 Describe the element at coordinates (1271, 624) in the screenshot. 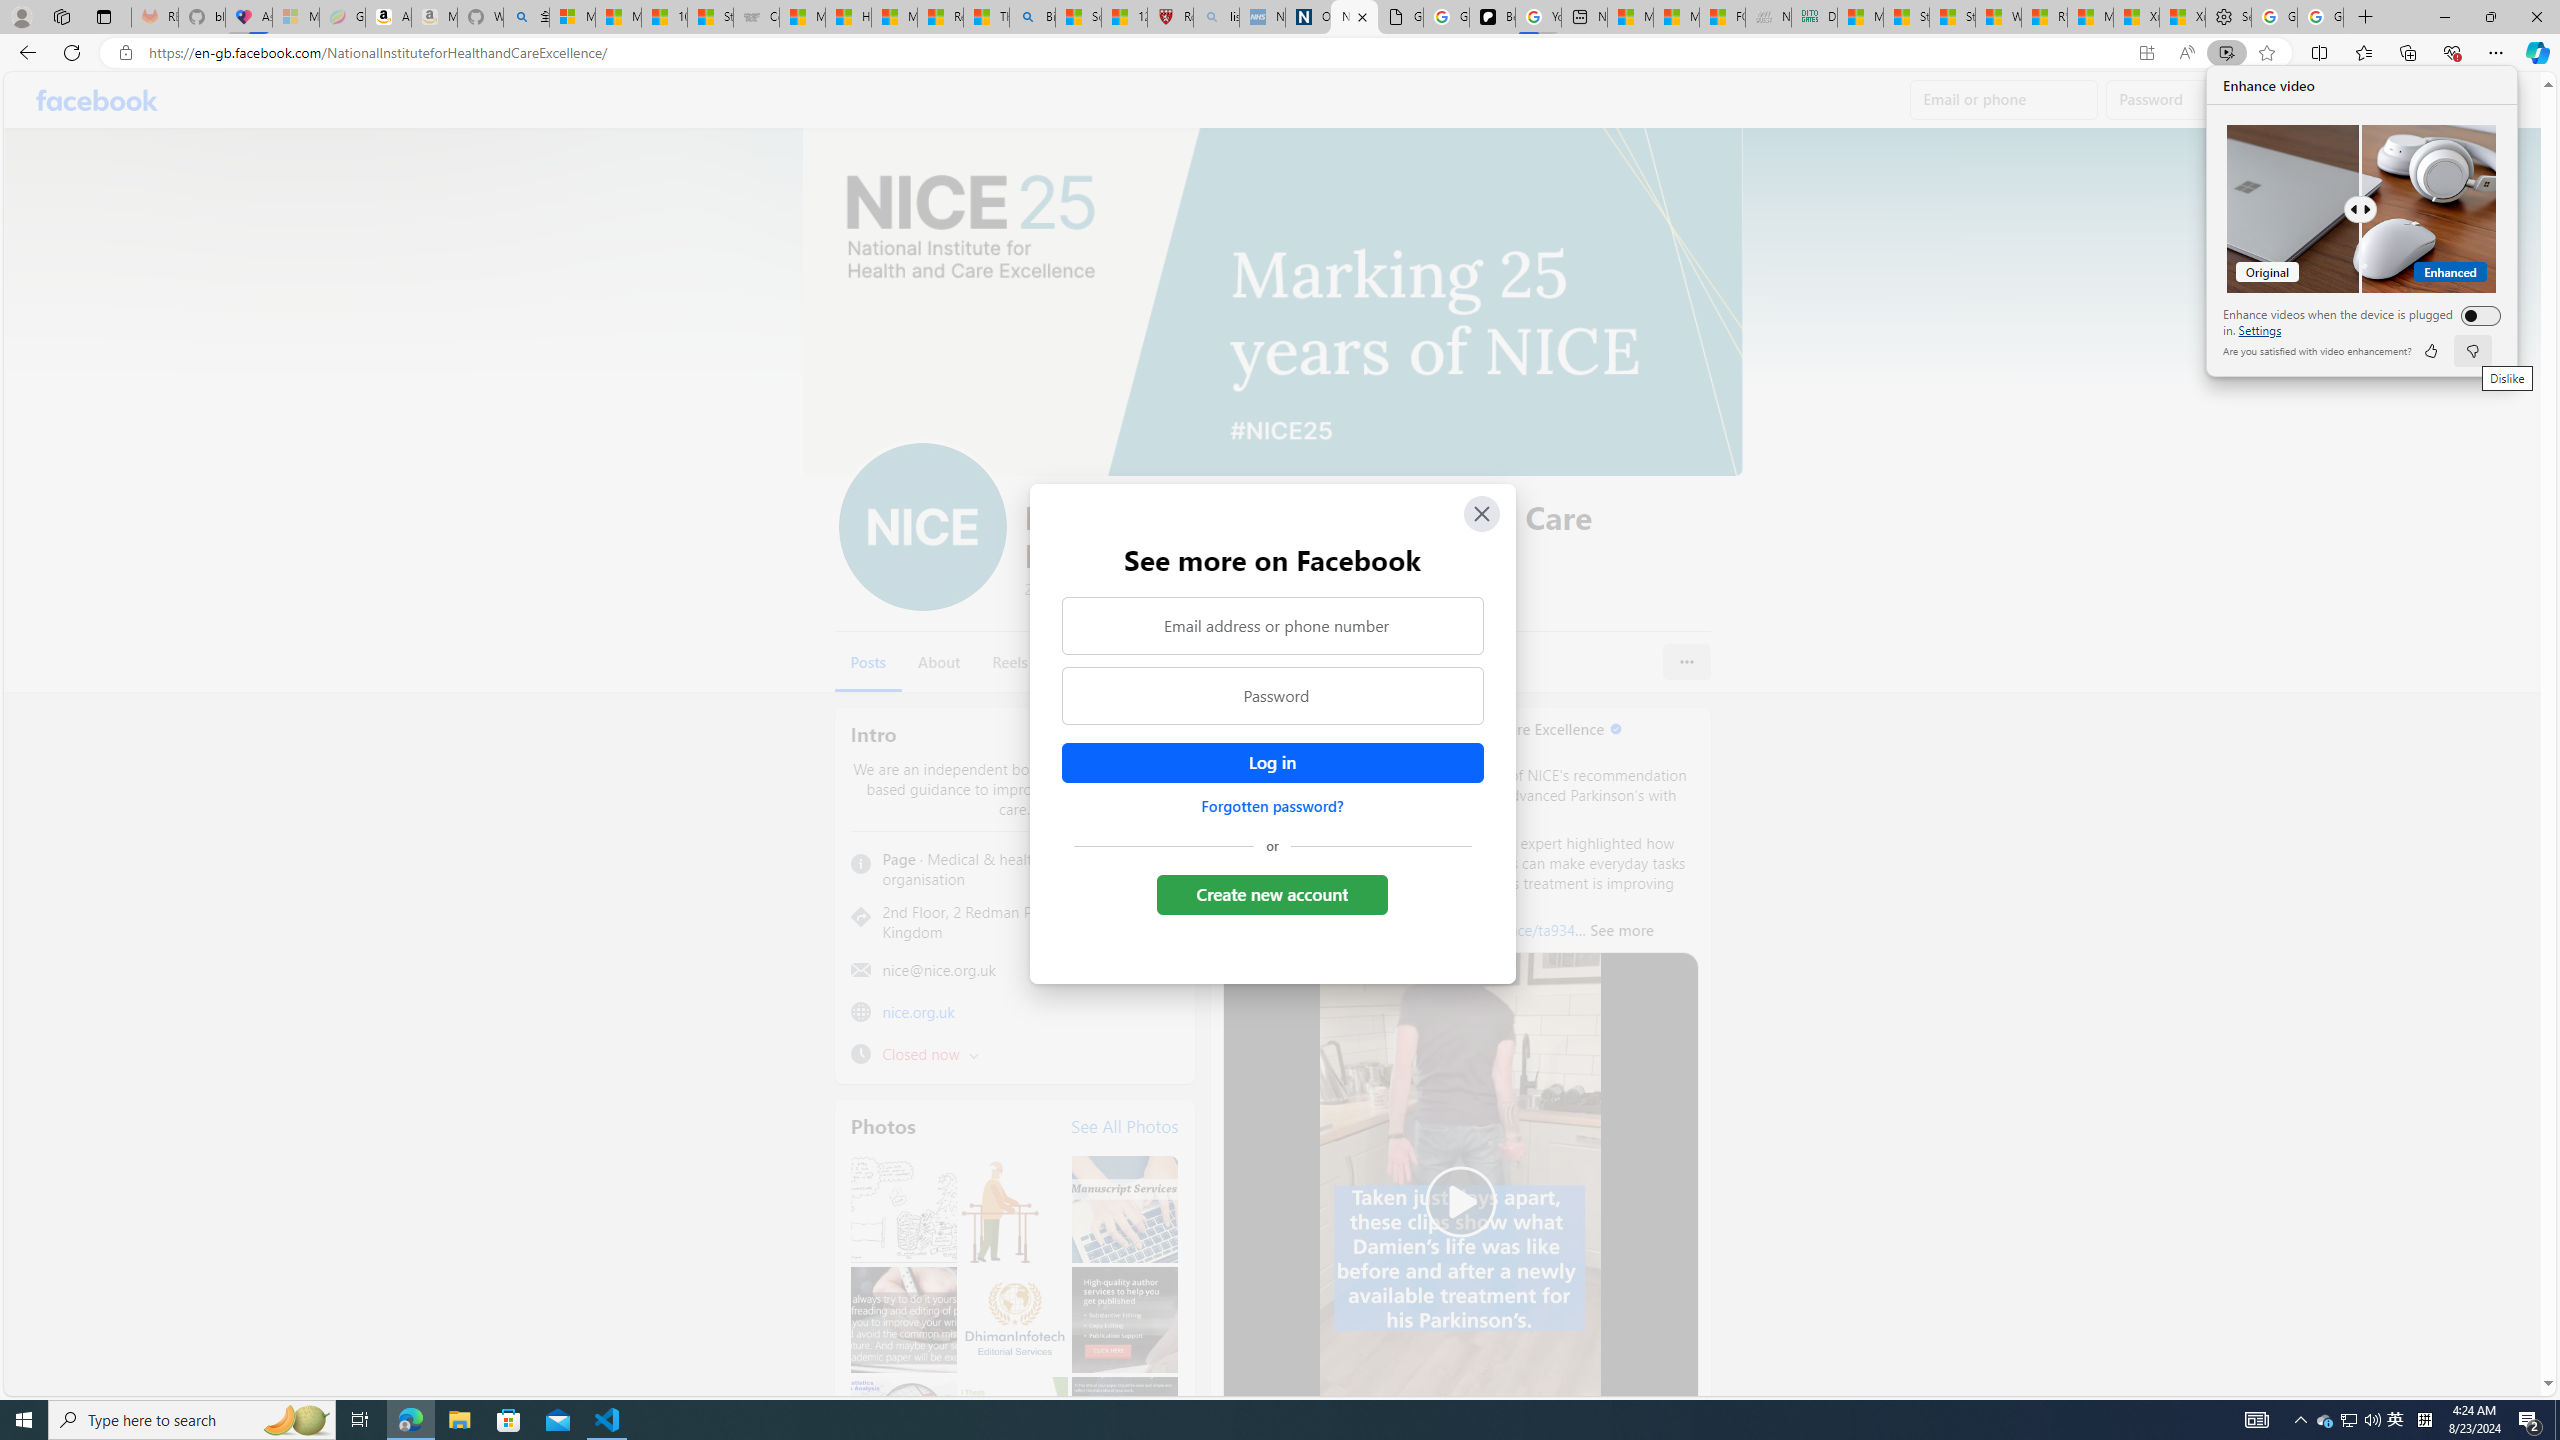

I see `'Email address or phone number'` at that location.